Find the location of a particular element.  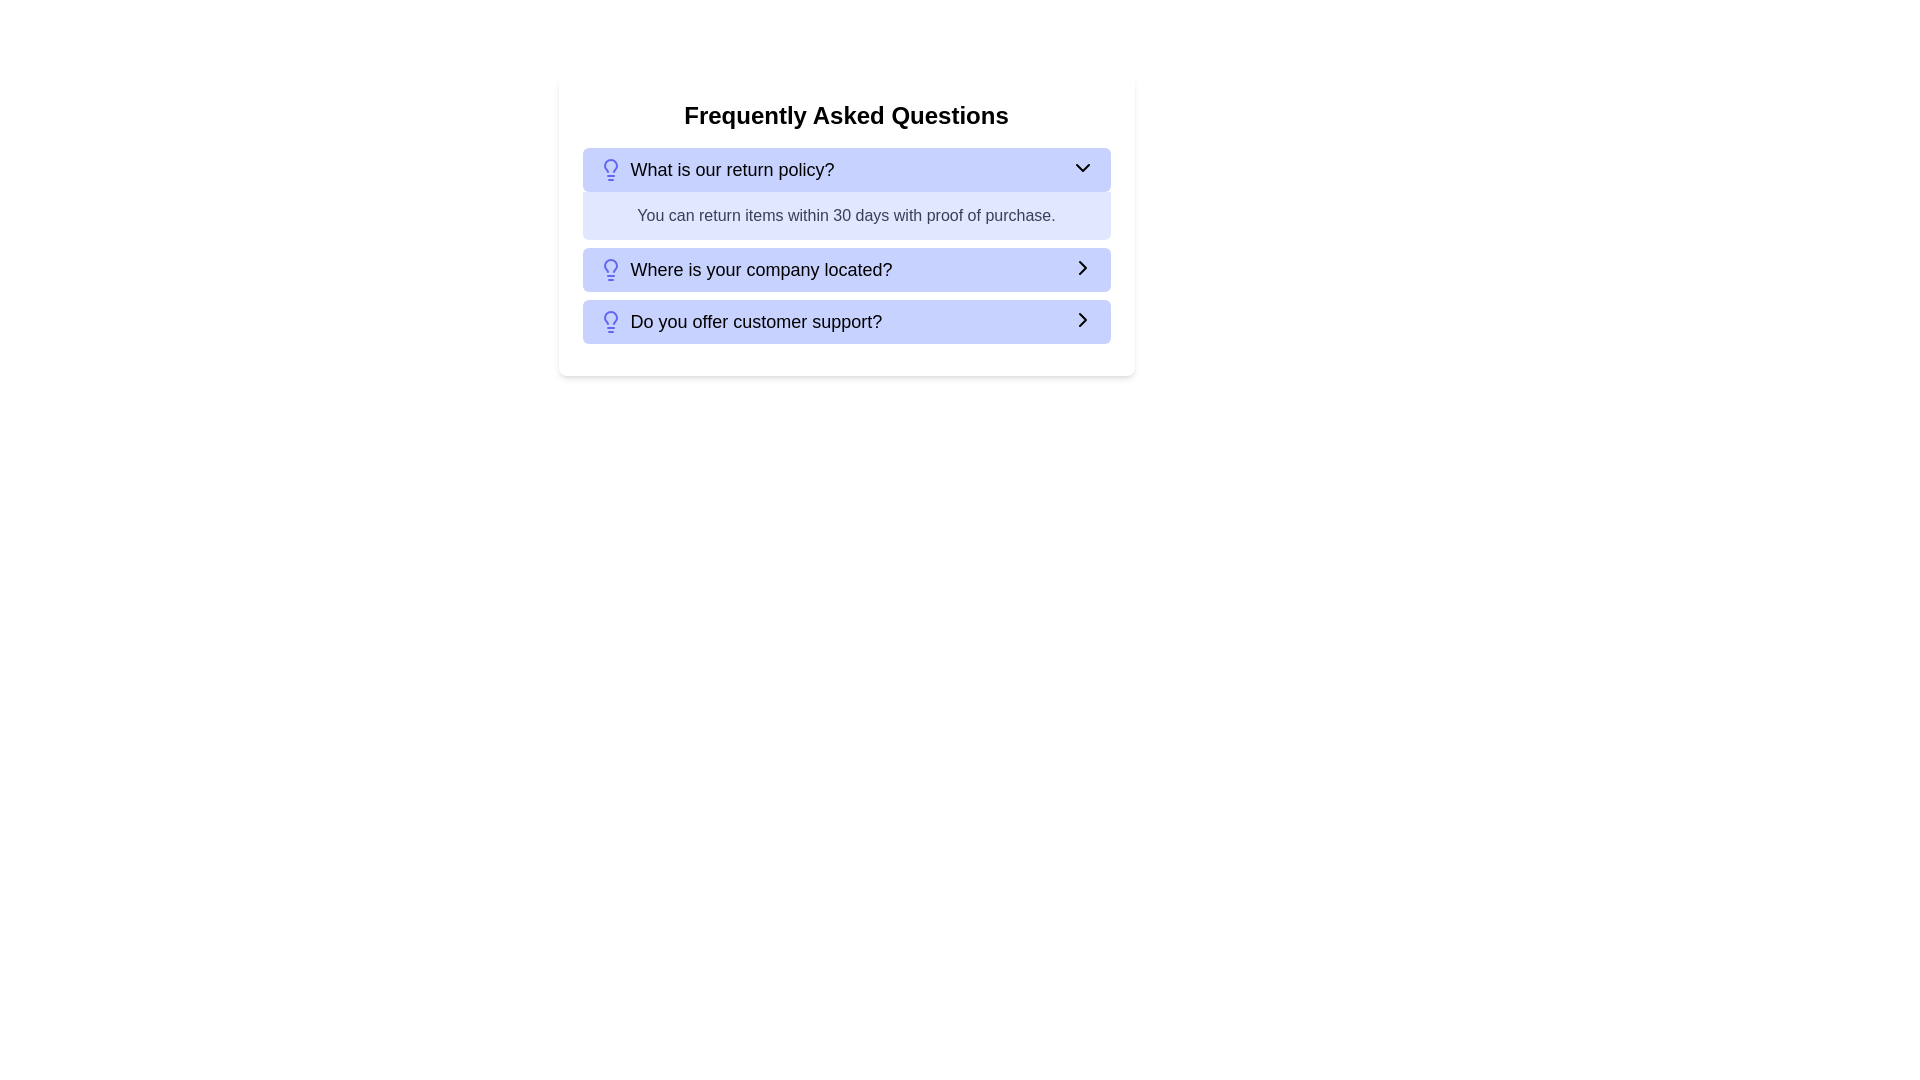

the navigation icon located at the far right of the second list item in the FAQs section, which indicates the capability for navigation or expansion related to the associated FAQ item is located at coordinates (1081, 266).